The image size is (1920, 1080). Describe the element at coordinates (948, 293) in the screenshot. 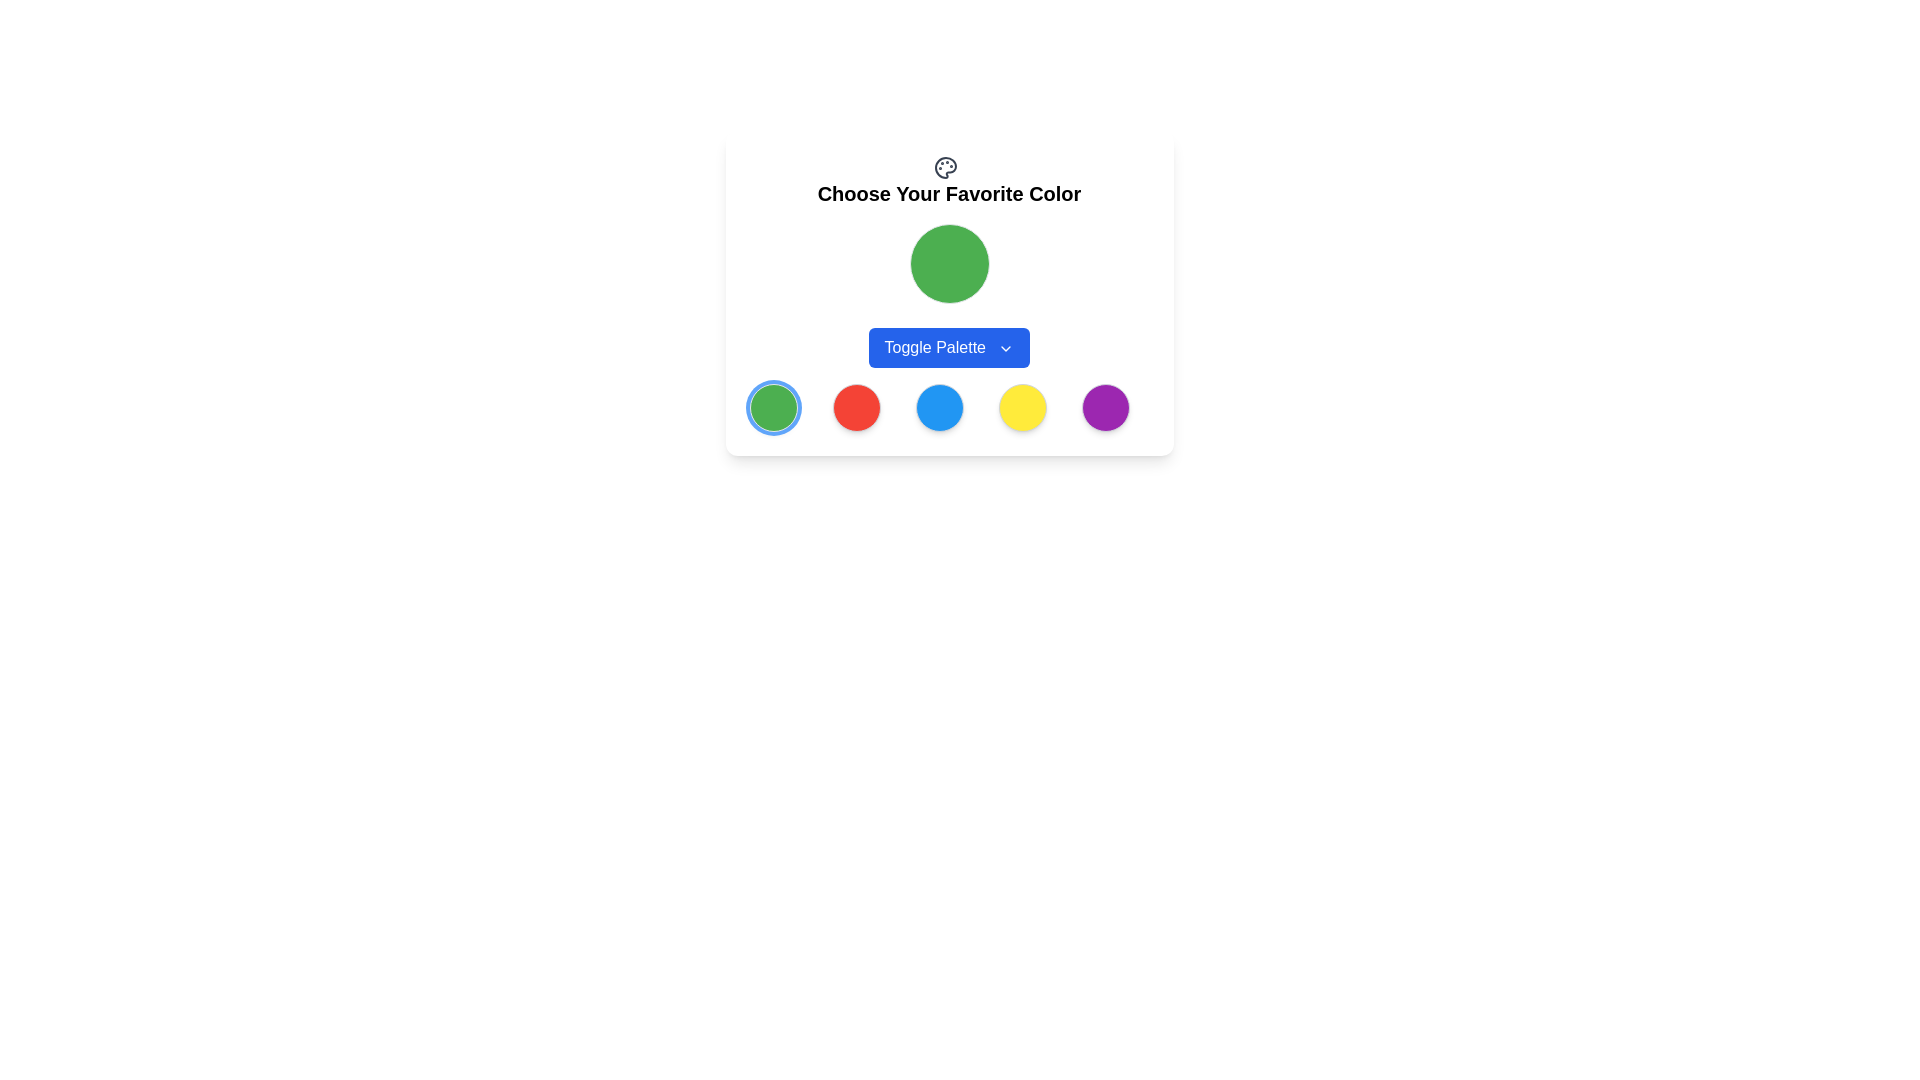

I see `the circular area with a solid green background located centrally below the title 'Choose Your Favorite Color' and above the 'Toggle Palette' button` at that location.